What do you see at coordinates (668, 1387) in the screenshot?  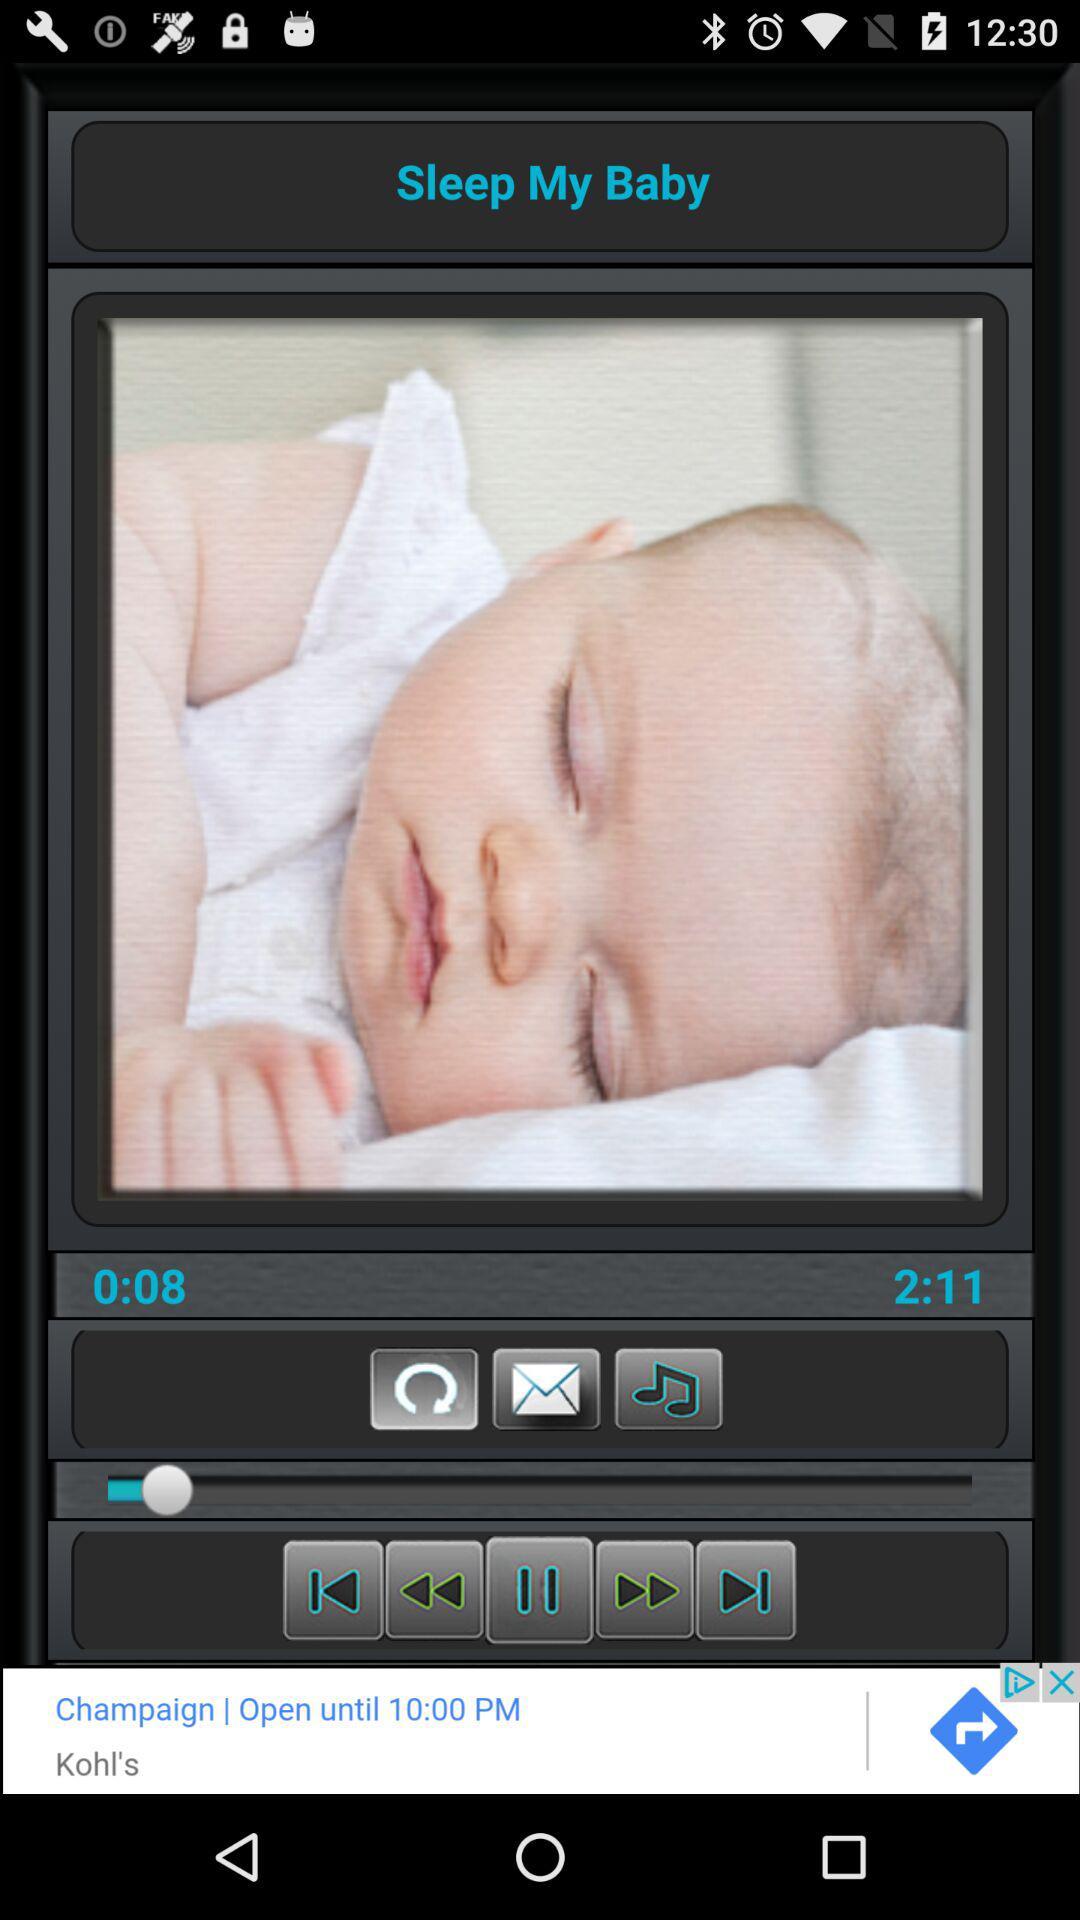 I see `leasion the music` at bounding box center [668, 1387].